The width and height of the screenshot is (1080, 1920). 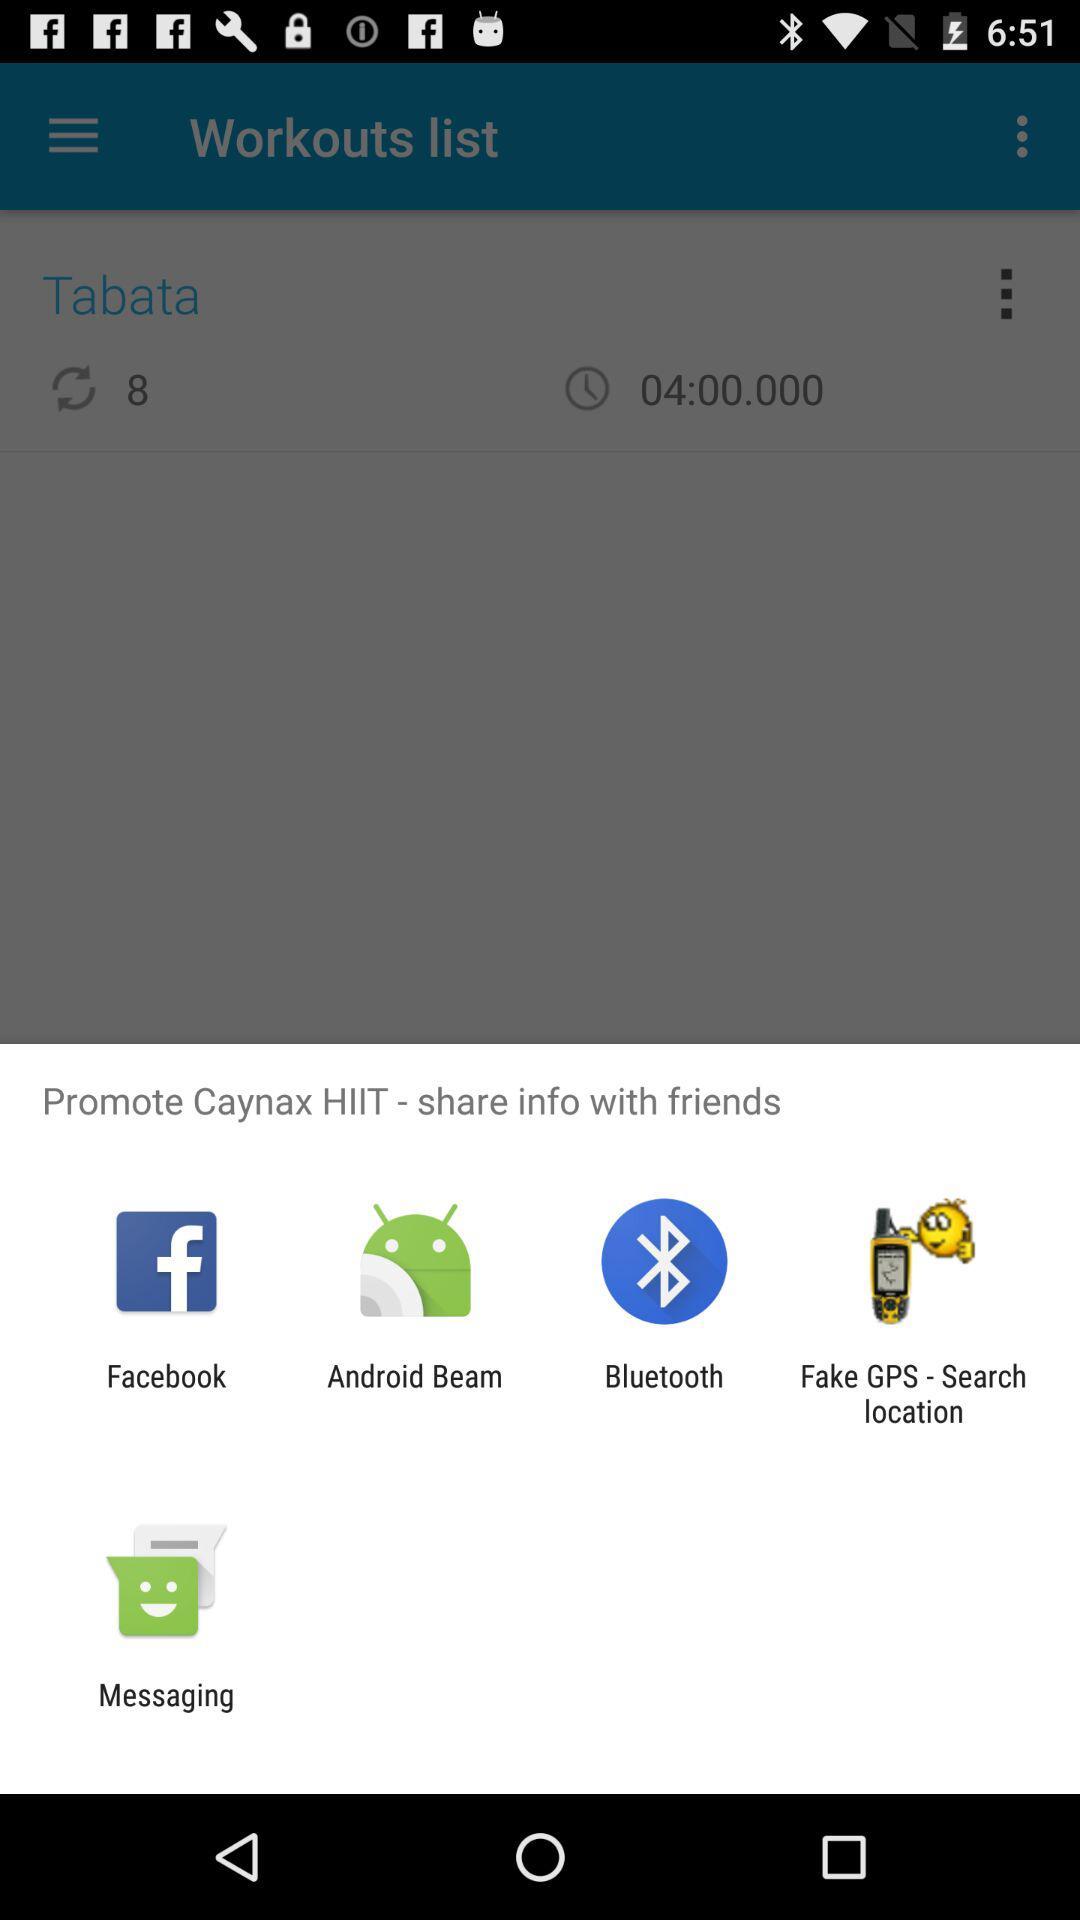 What do you see at coordinates (414, 1392) in the screenshot?
I see `the android beam item` at bounding box center [414, 1392].